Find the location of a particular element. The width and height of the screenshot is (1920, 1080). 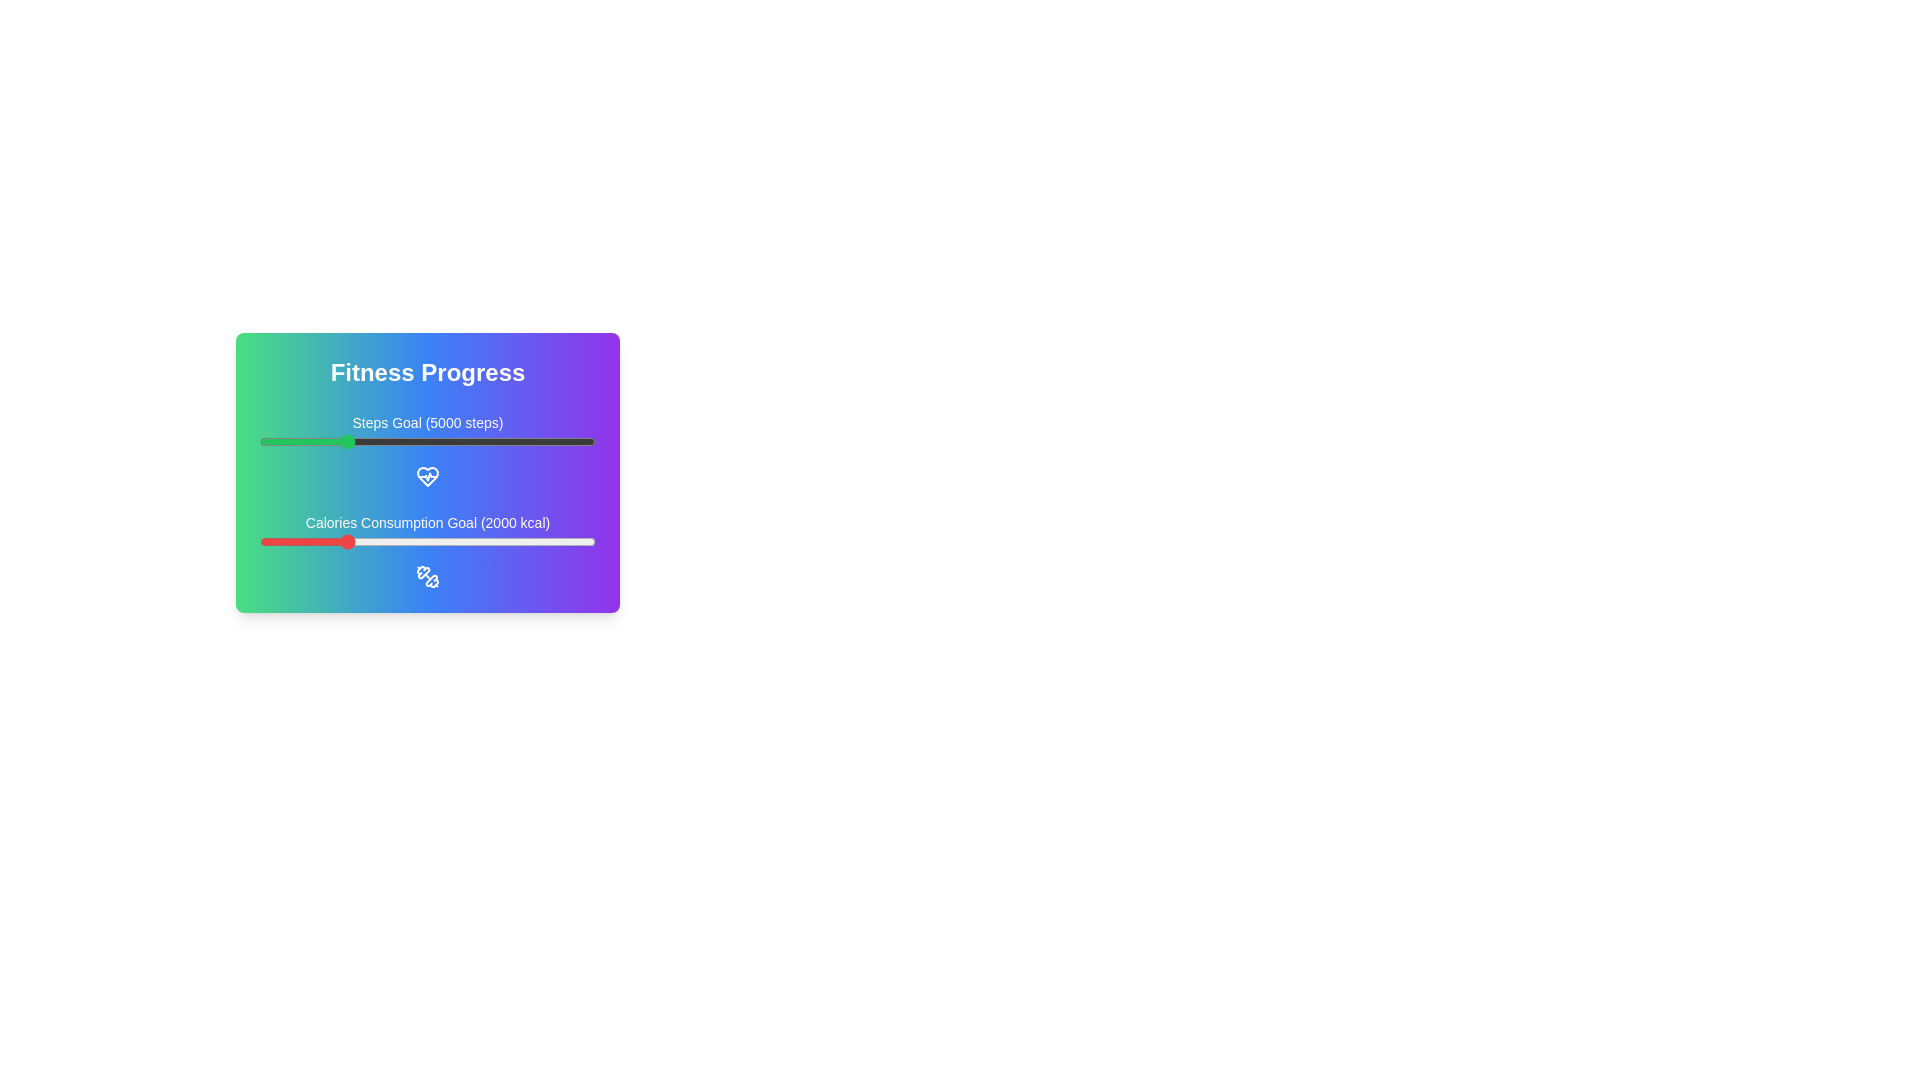

the calorie goal is located at coordinates (566, 542).